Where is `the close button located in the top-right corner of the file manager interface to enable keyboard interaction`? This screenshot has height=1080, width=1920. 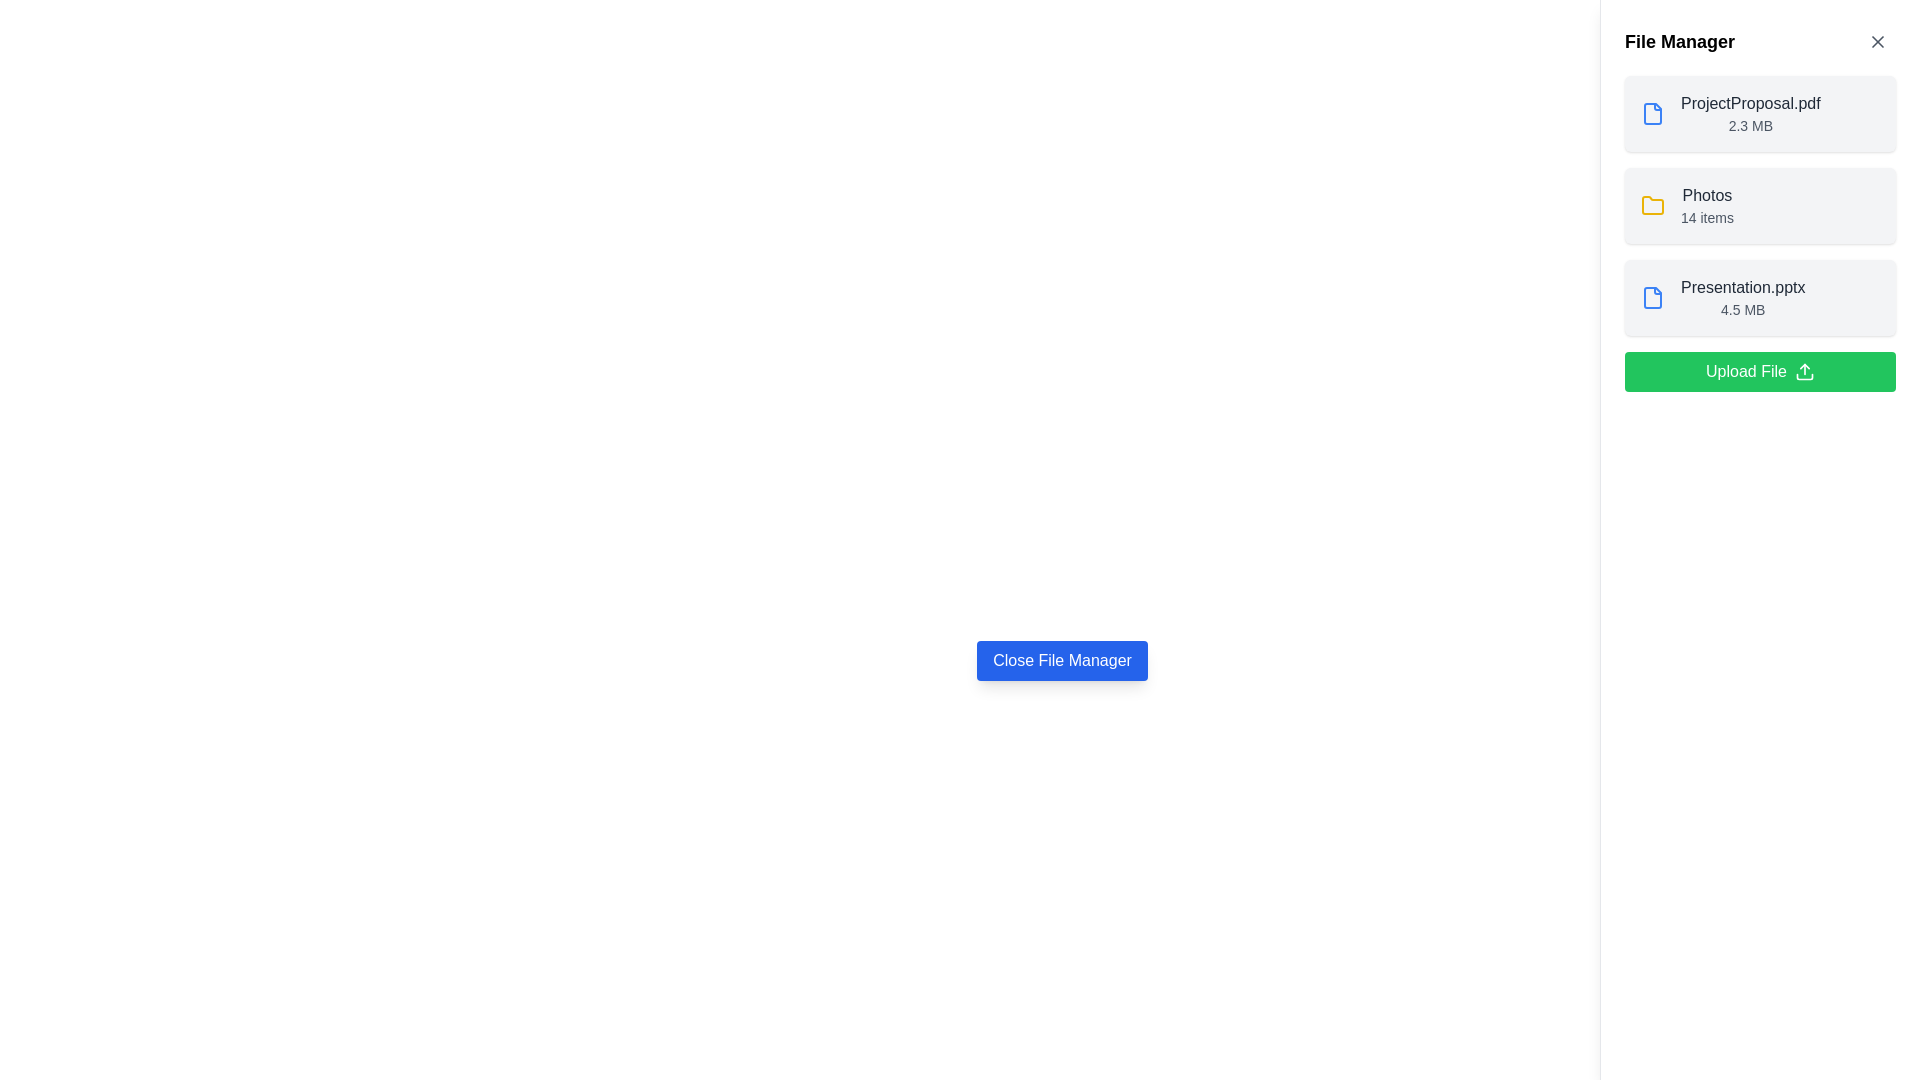
the close button located in the top-right corner of the file manager interface to enable keyboard interaction is located at coordinates (1876, 42).